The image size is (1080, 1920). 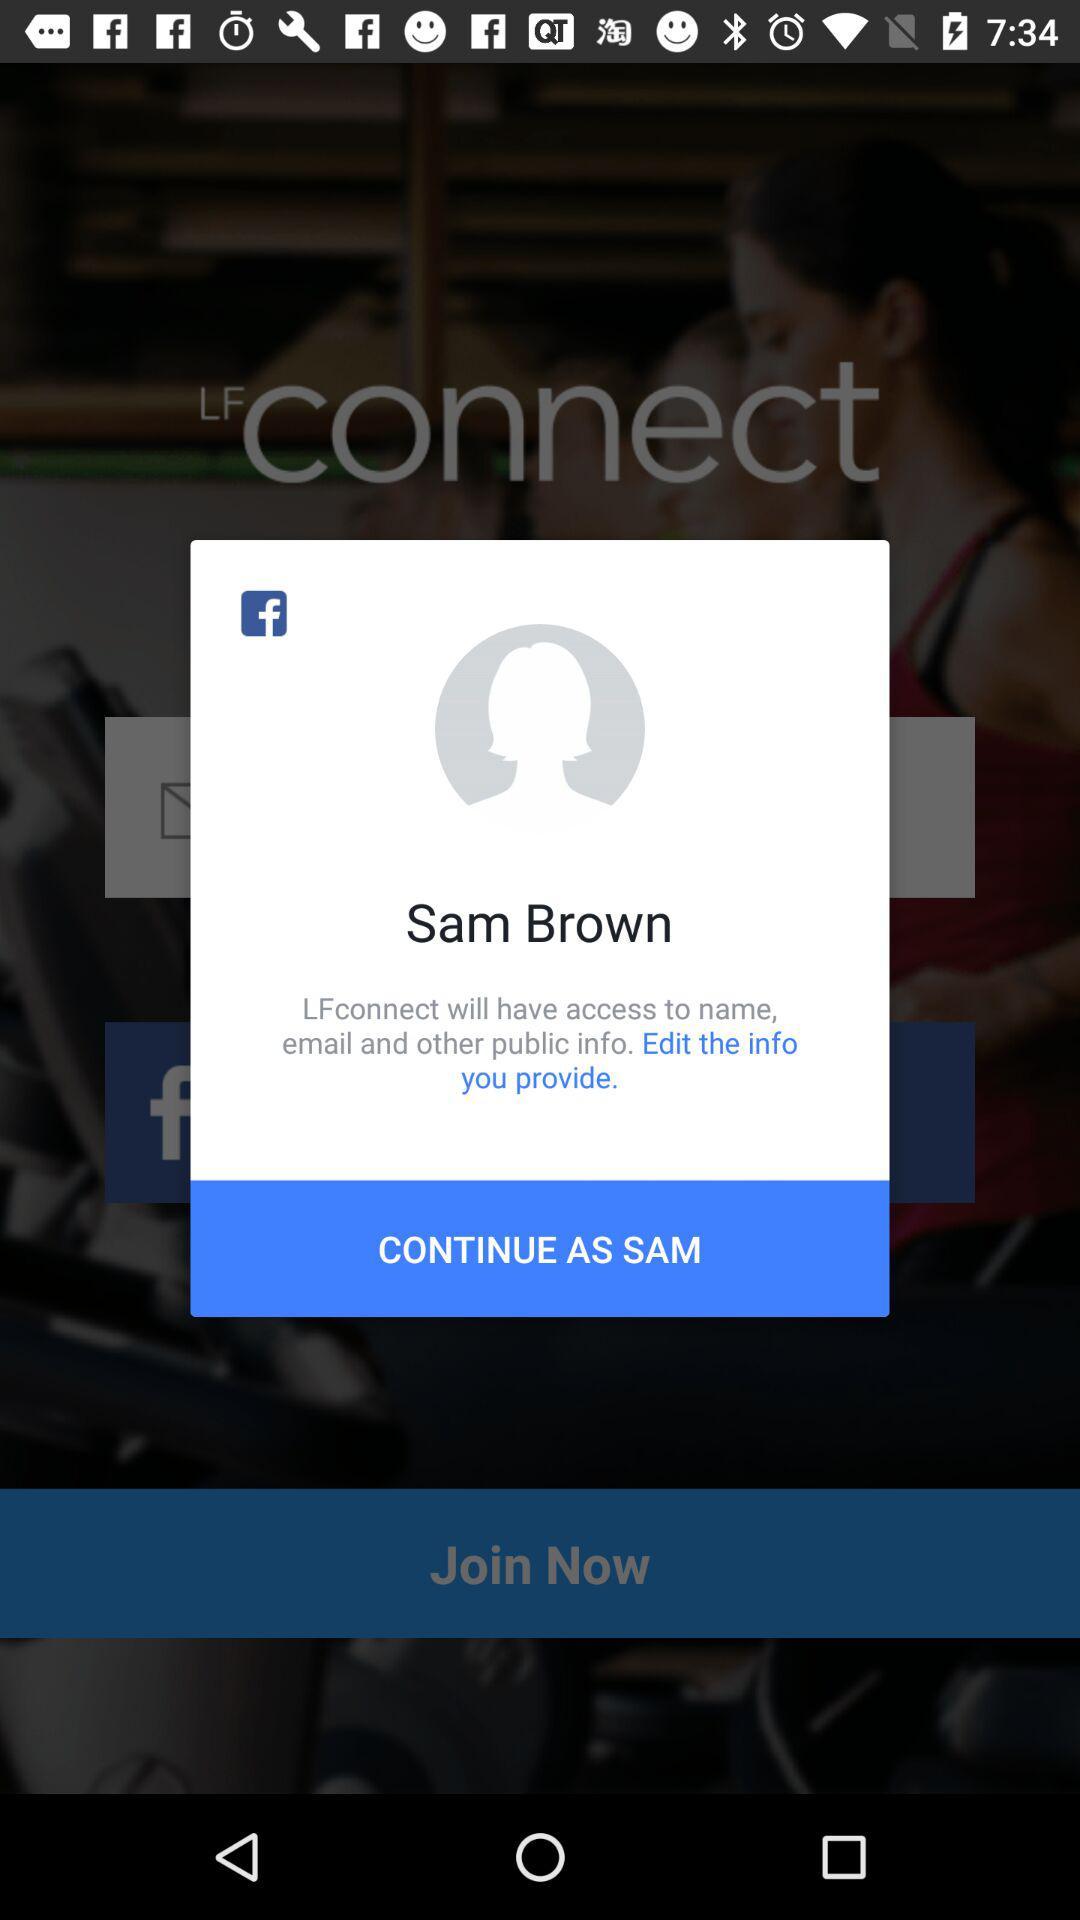 I want to click on item below sam brown item, so click(x=540, y=1041).